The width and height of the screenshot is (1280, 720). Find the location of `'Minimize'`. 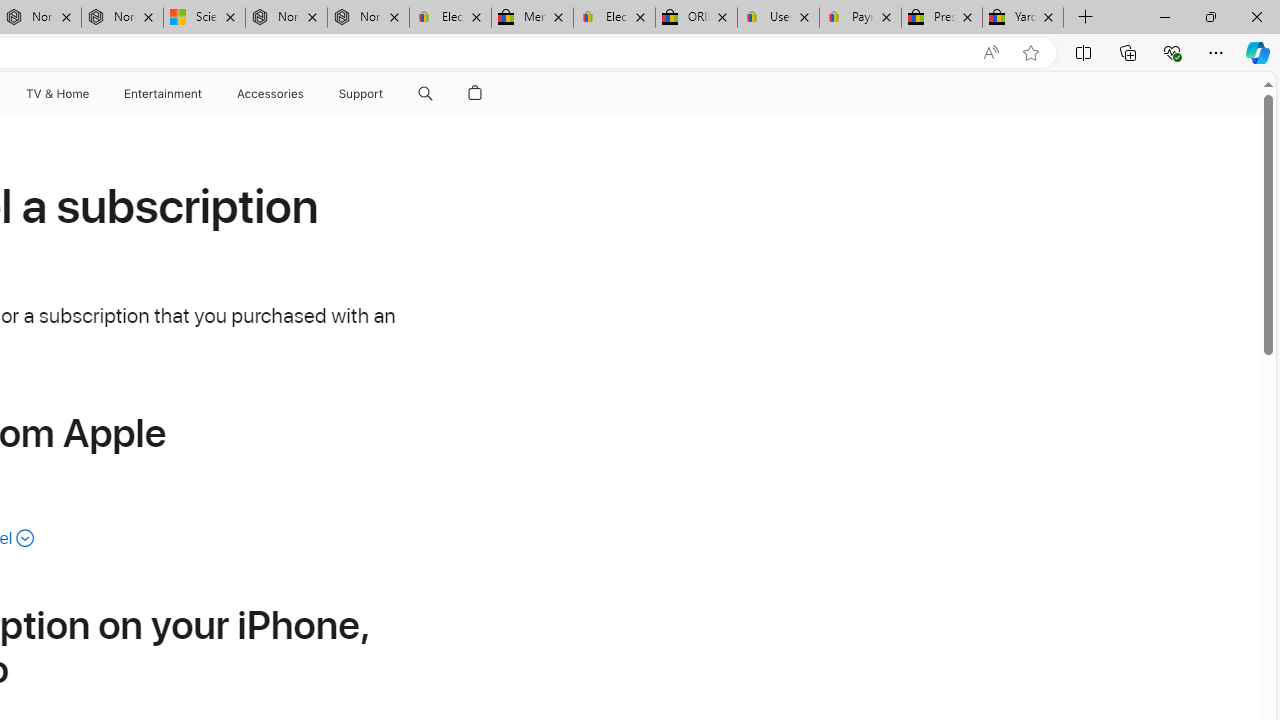

'Minimize' is located at coordinates (1164, 16).